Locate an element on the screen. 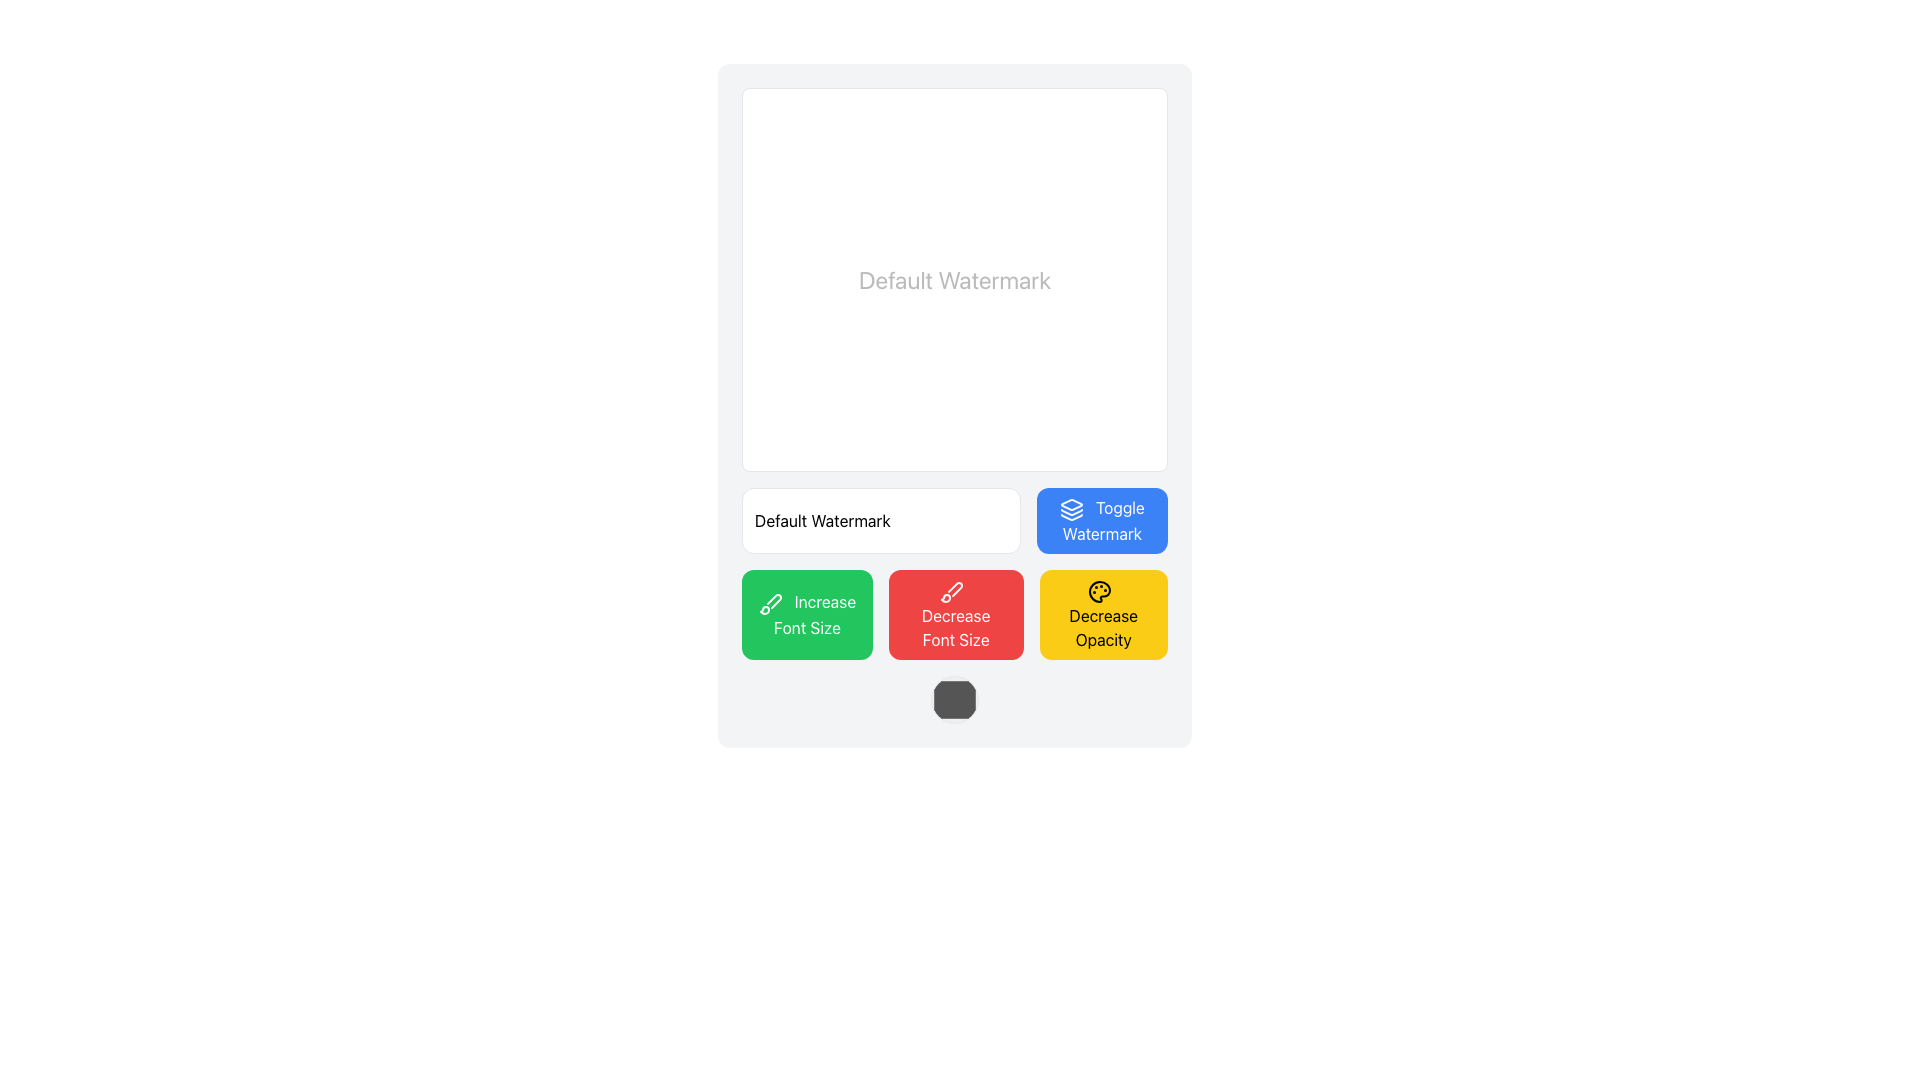  the small circular Color input button with a dark gray fill located below the font size and opacity buttons is located at coordinates (954, 697).